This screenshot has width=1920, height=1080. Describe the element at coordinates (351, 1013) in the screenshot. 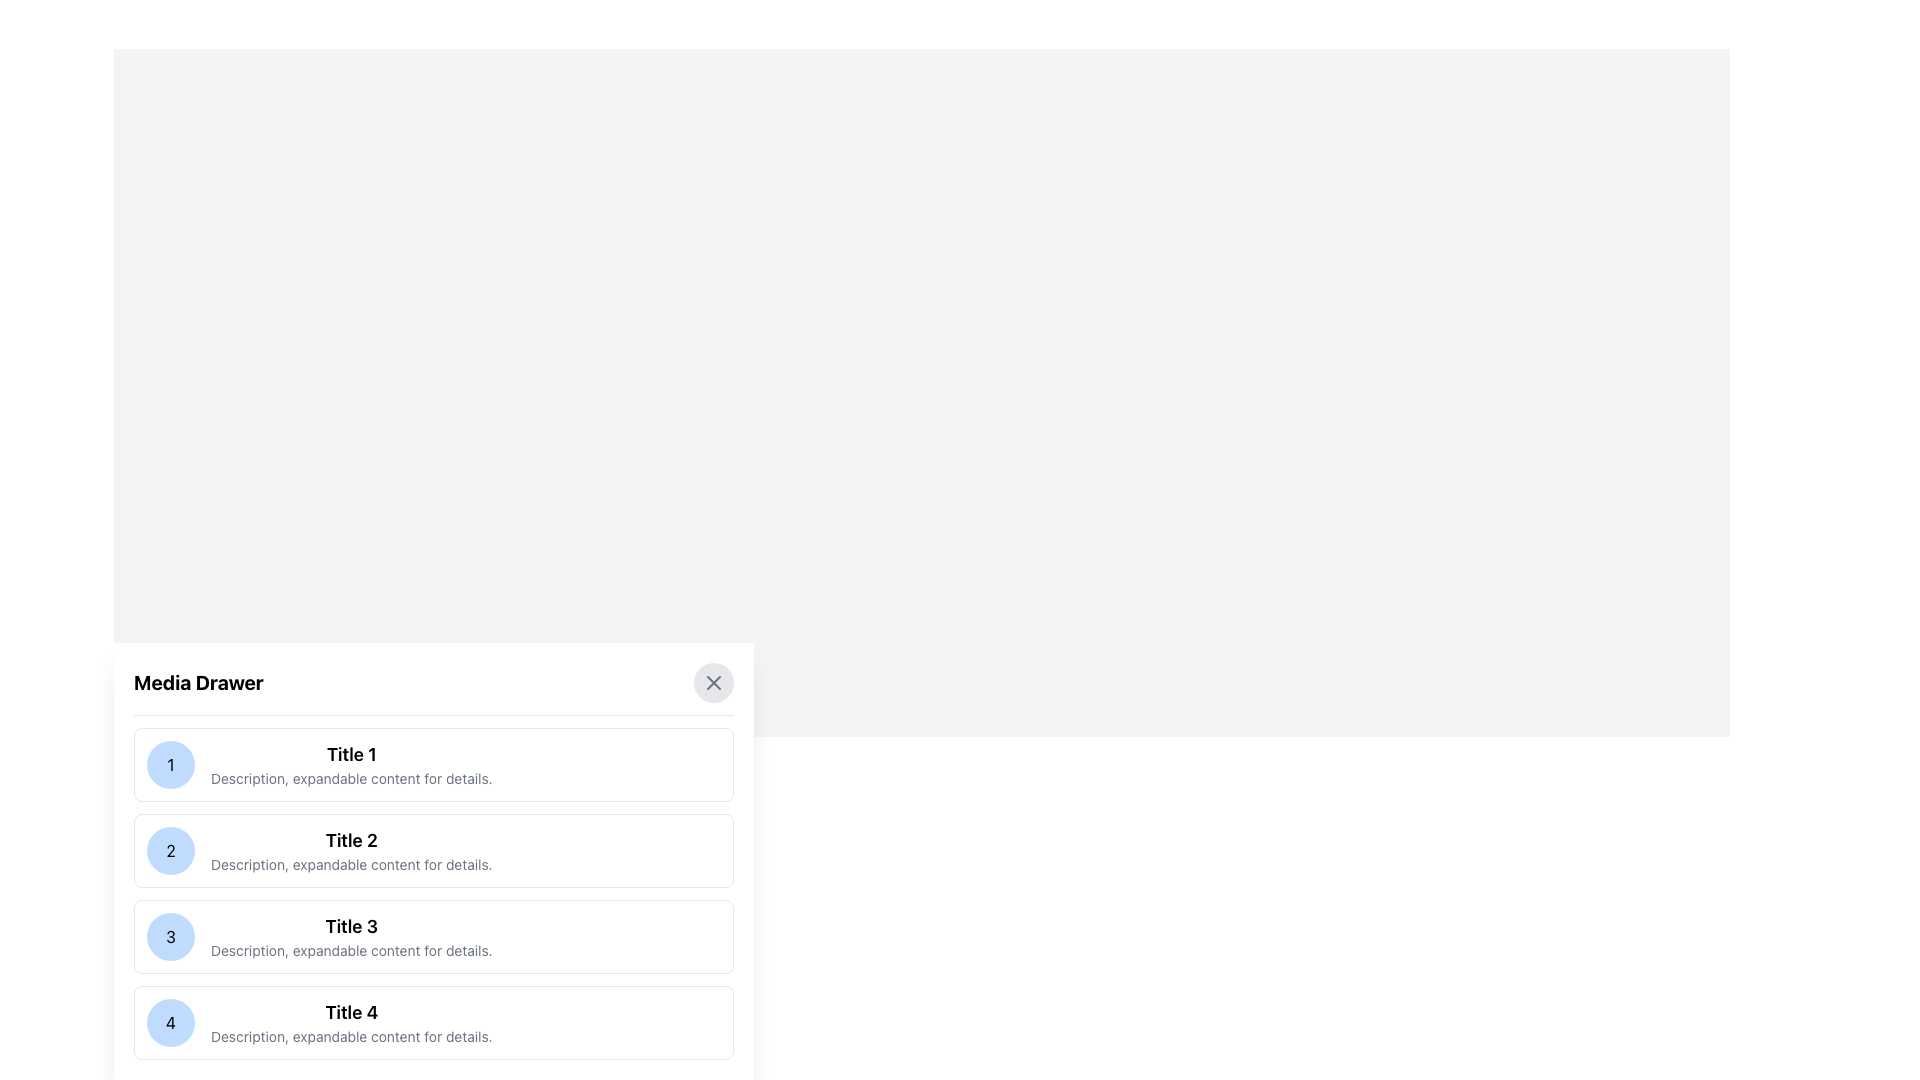

I see `the 'Title 4' text label in the fourth row of the 'Media Drawer' to expand the associated section using adjacent controls` at that location.